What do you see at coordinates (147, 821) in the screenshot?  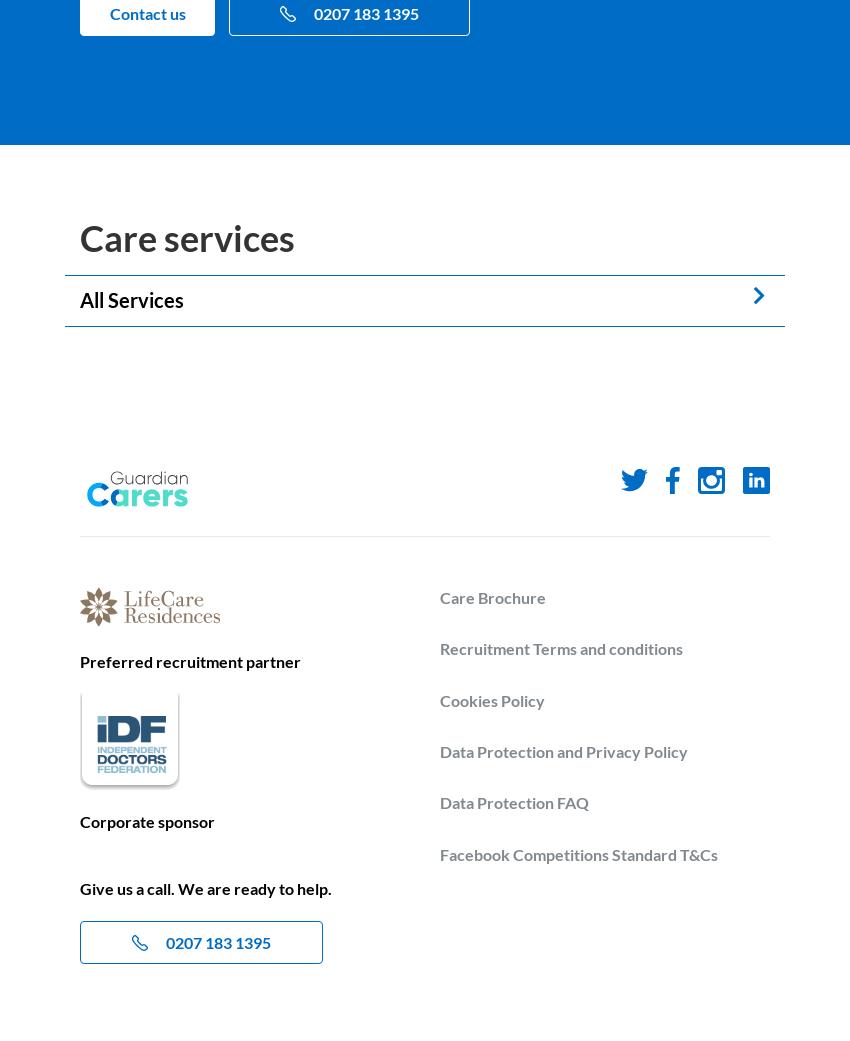 I see `'Corporate sponsor'` at bounding box center [147, 821].